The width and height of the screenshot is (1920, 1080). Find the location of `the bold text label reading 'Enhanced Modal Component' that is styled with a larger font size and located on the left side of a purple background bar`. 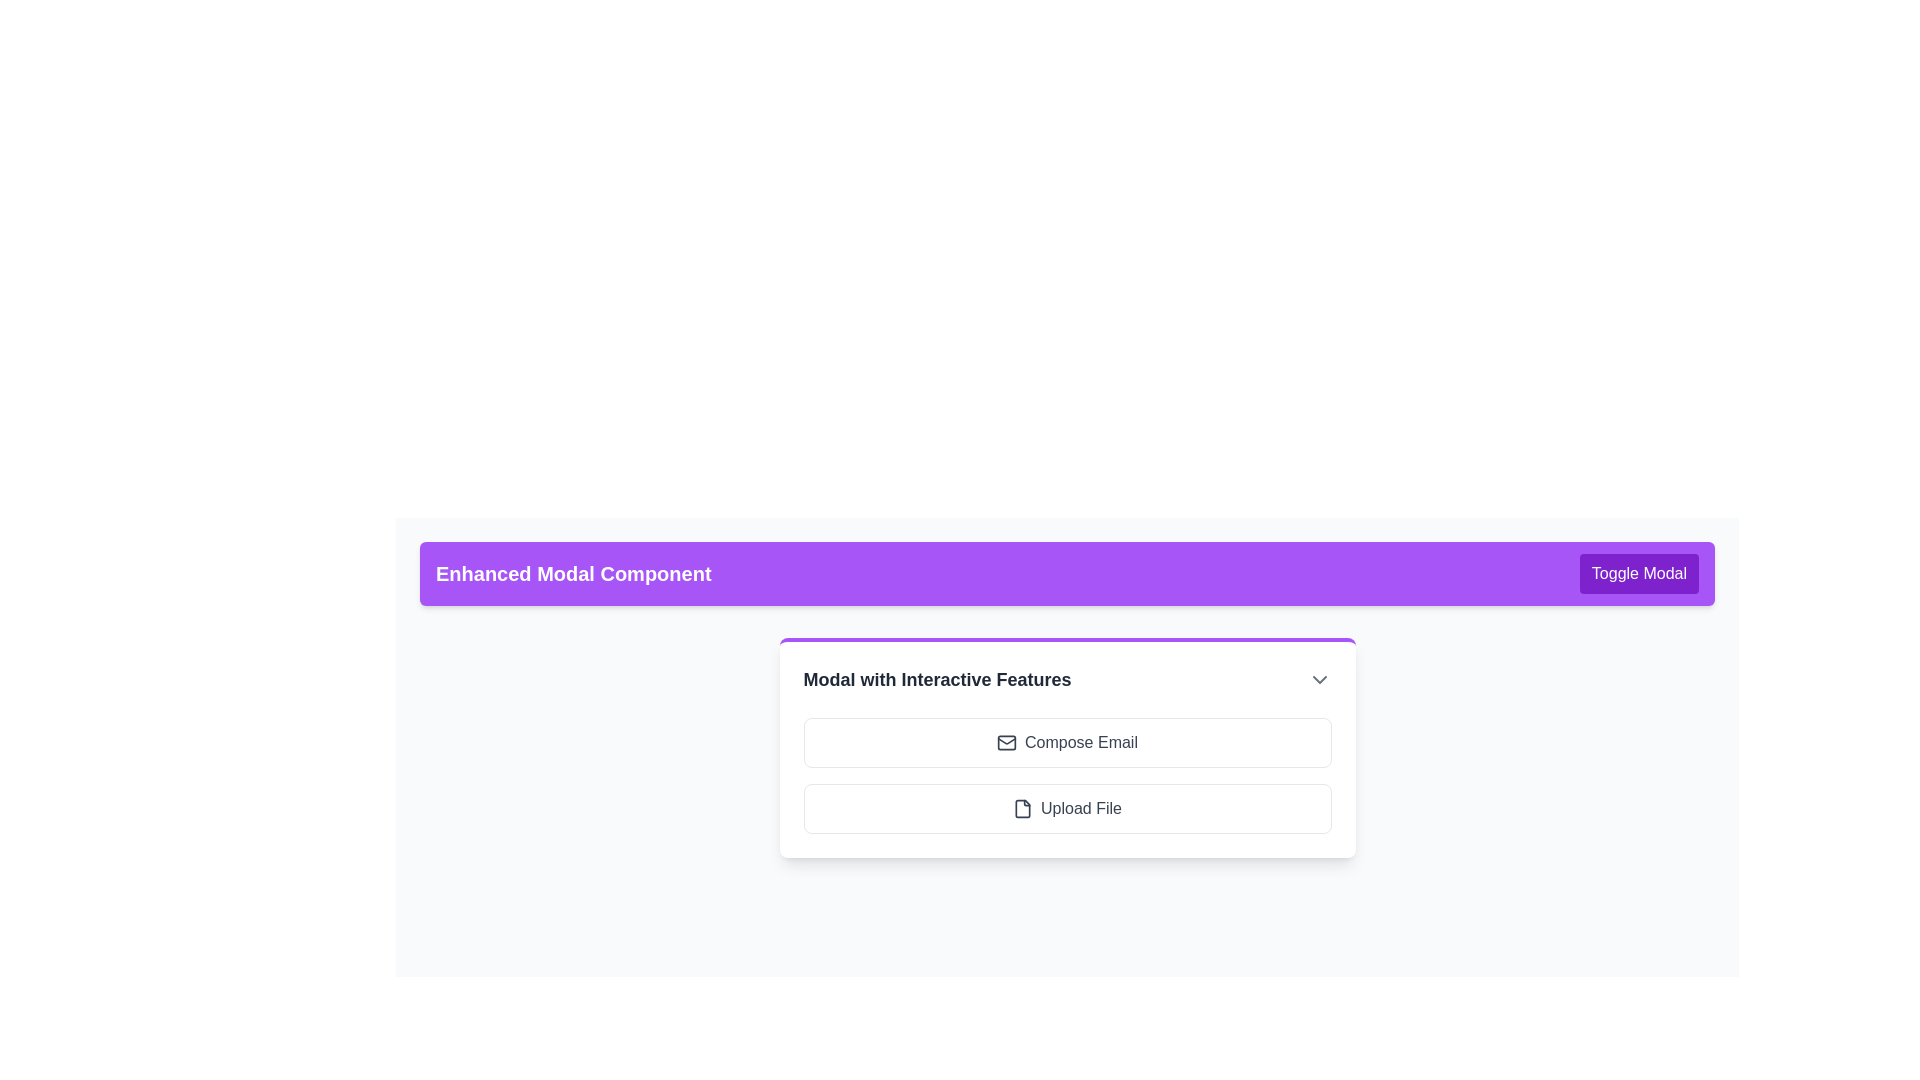

the bold text label reading 'Enhanced Modal Component' that is styled with a larger font size and located on the left side of a purple background bar is located at coordinates (572, 574).